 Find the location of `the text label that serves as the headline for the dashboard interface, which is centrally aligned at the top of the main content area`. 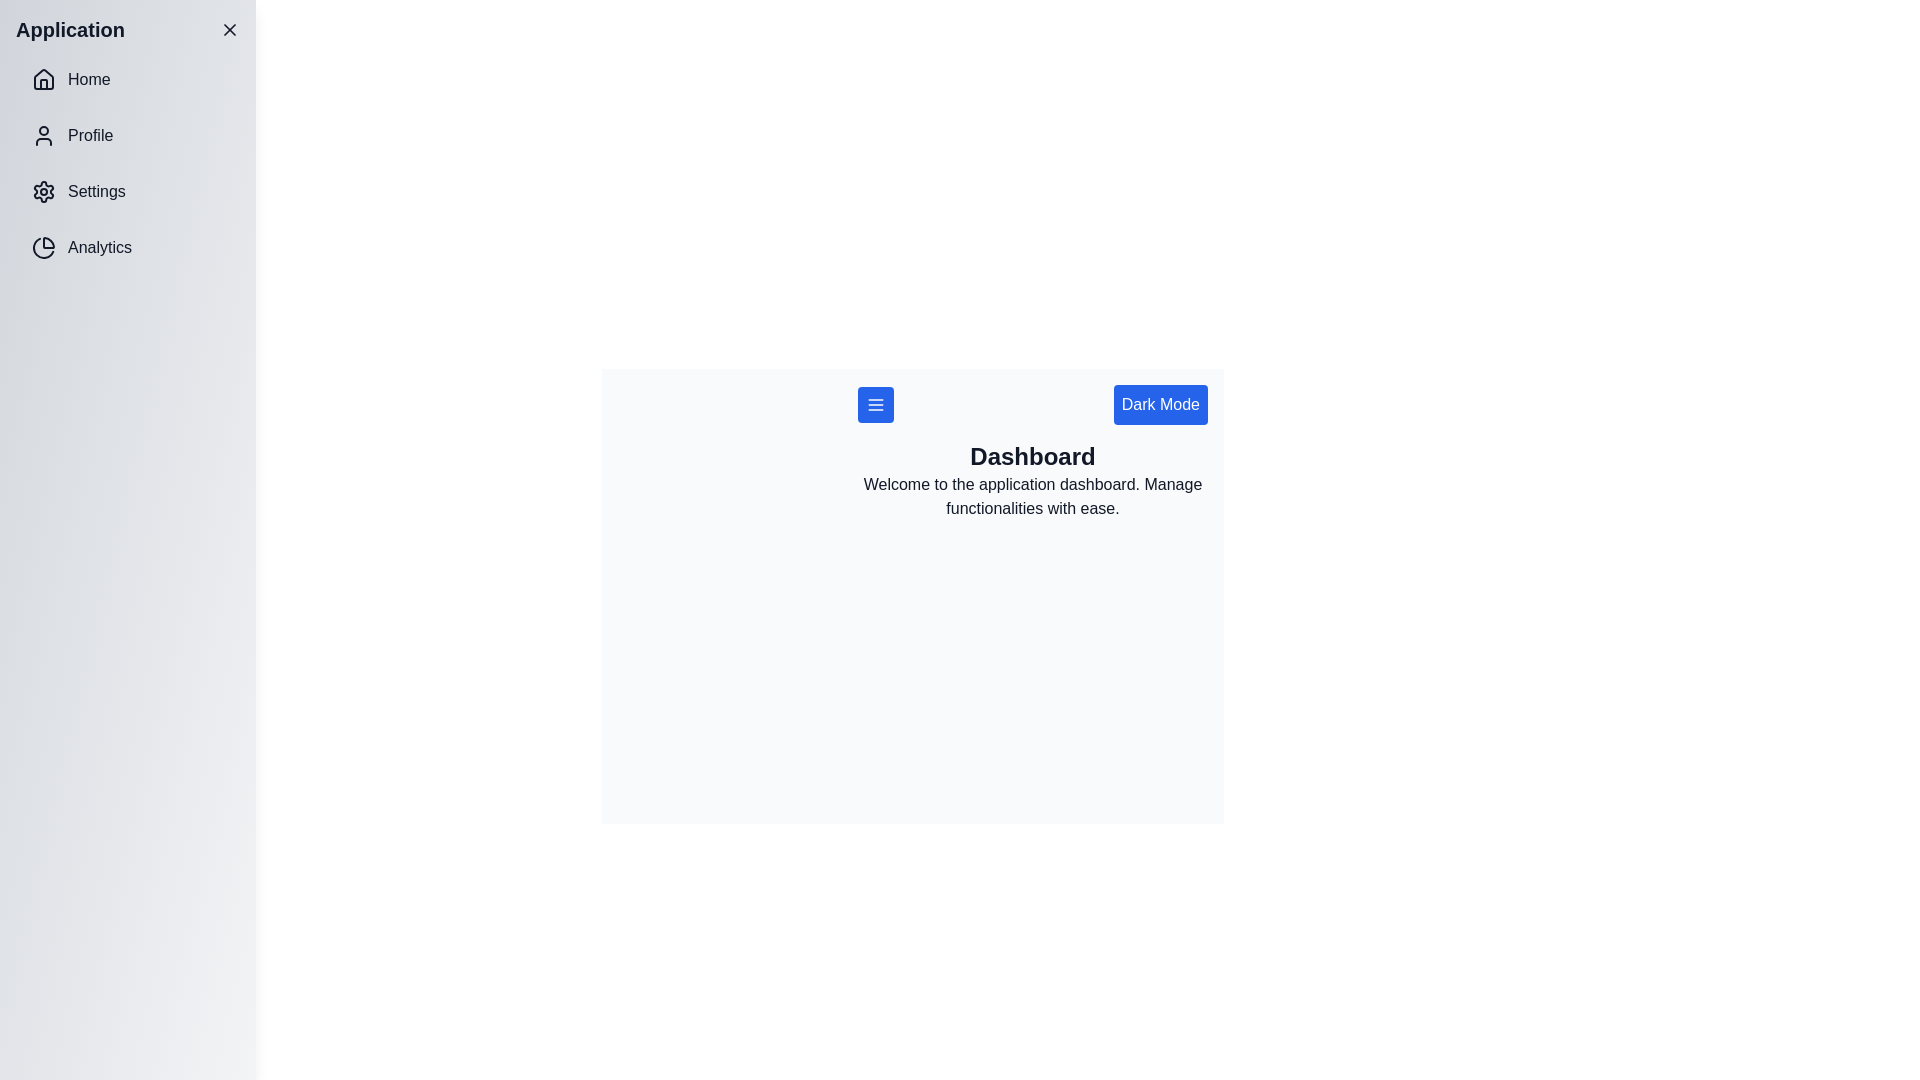

the text label that serves as the headline for the dashboard interface, which is centrally aligned at the top of the main content area is located at coordinates (1032, 456).